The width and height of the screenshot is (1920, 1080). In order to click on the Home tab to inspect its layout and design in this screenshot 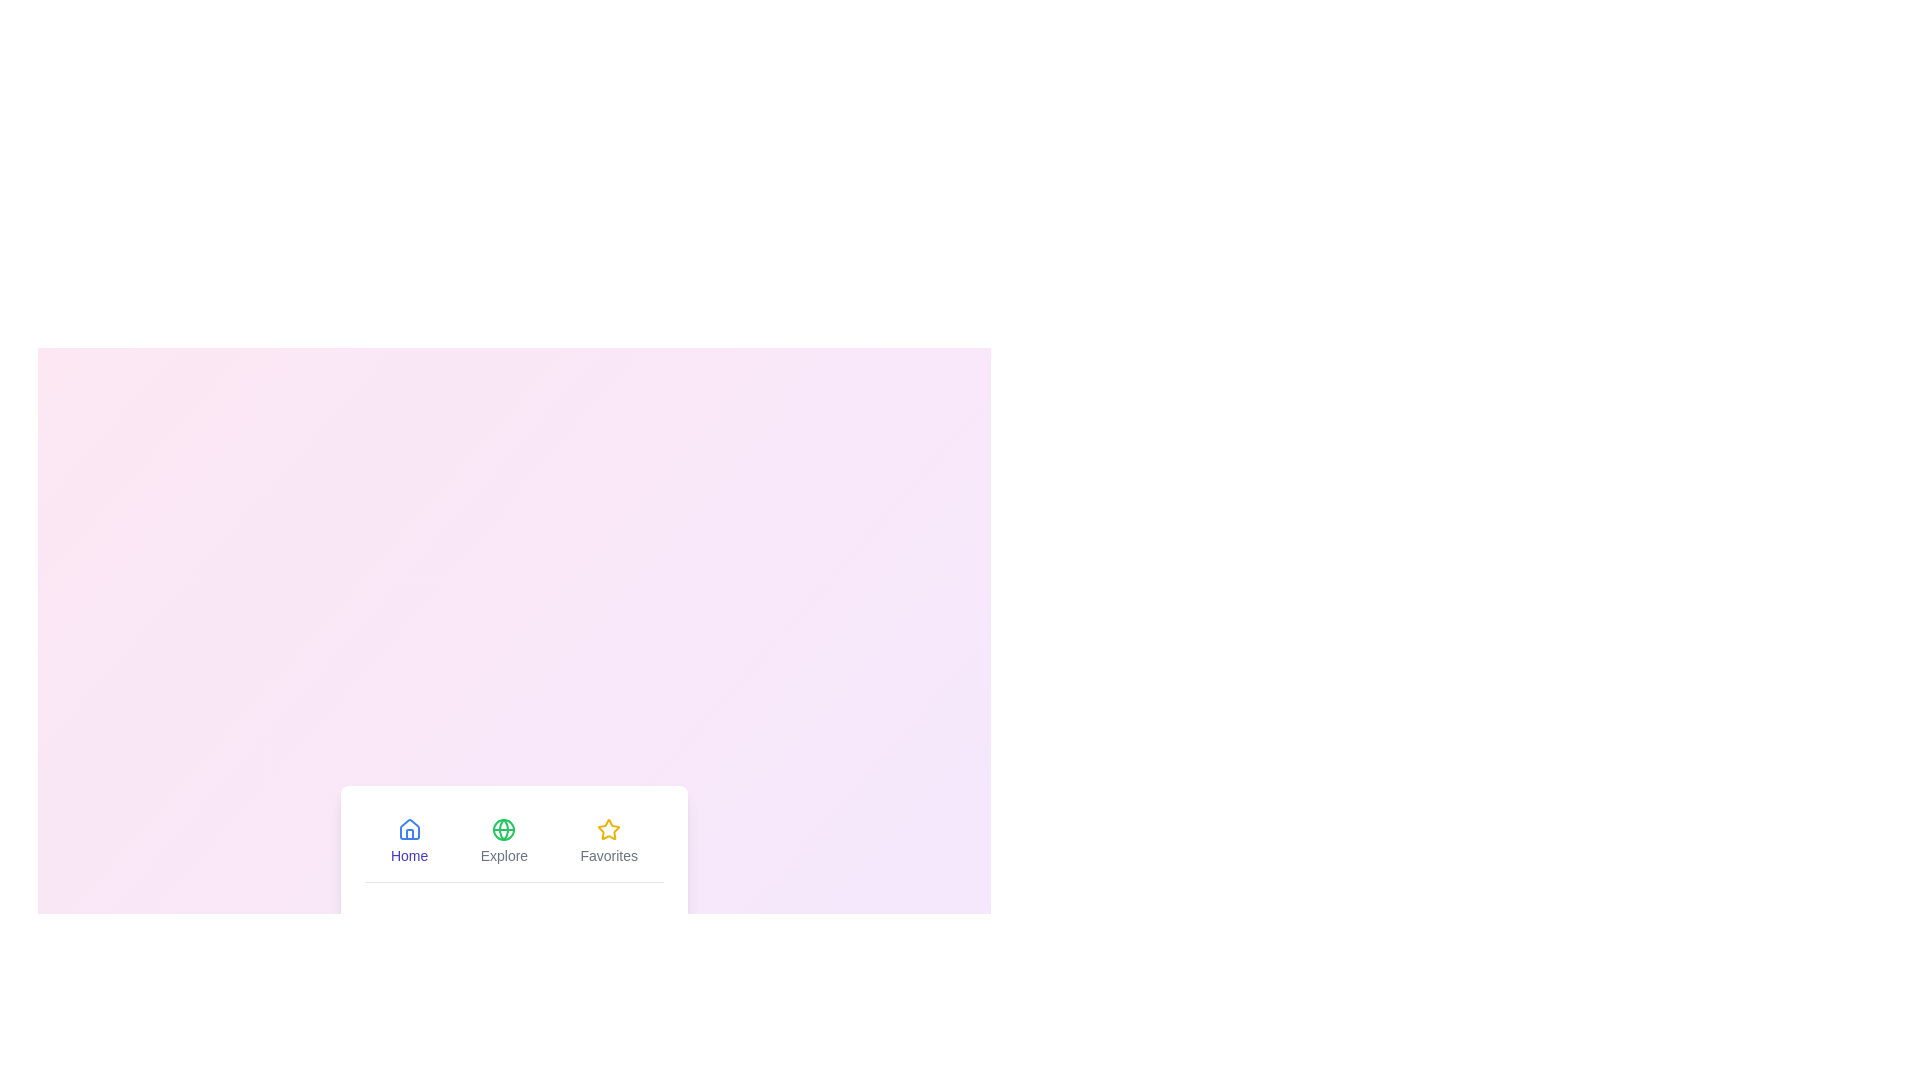, I will do `click(407, 840)`.